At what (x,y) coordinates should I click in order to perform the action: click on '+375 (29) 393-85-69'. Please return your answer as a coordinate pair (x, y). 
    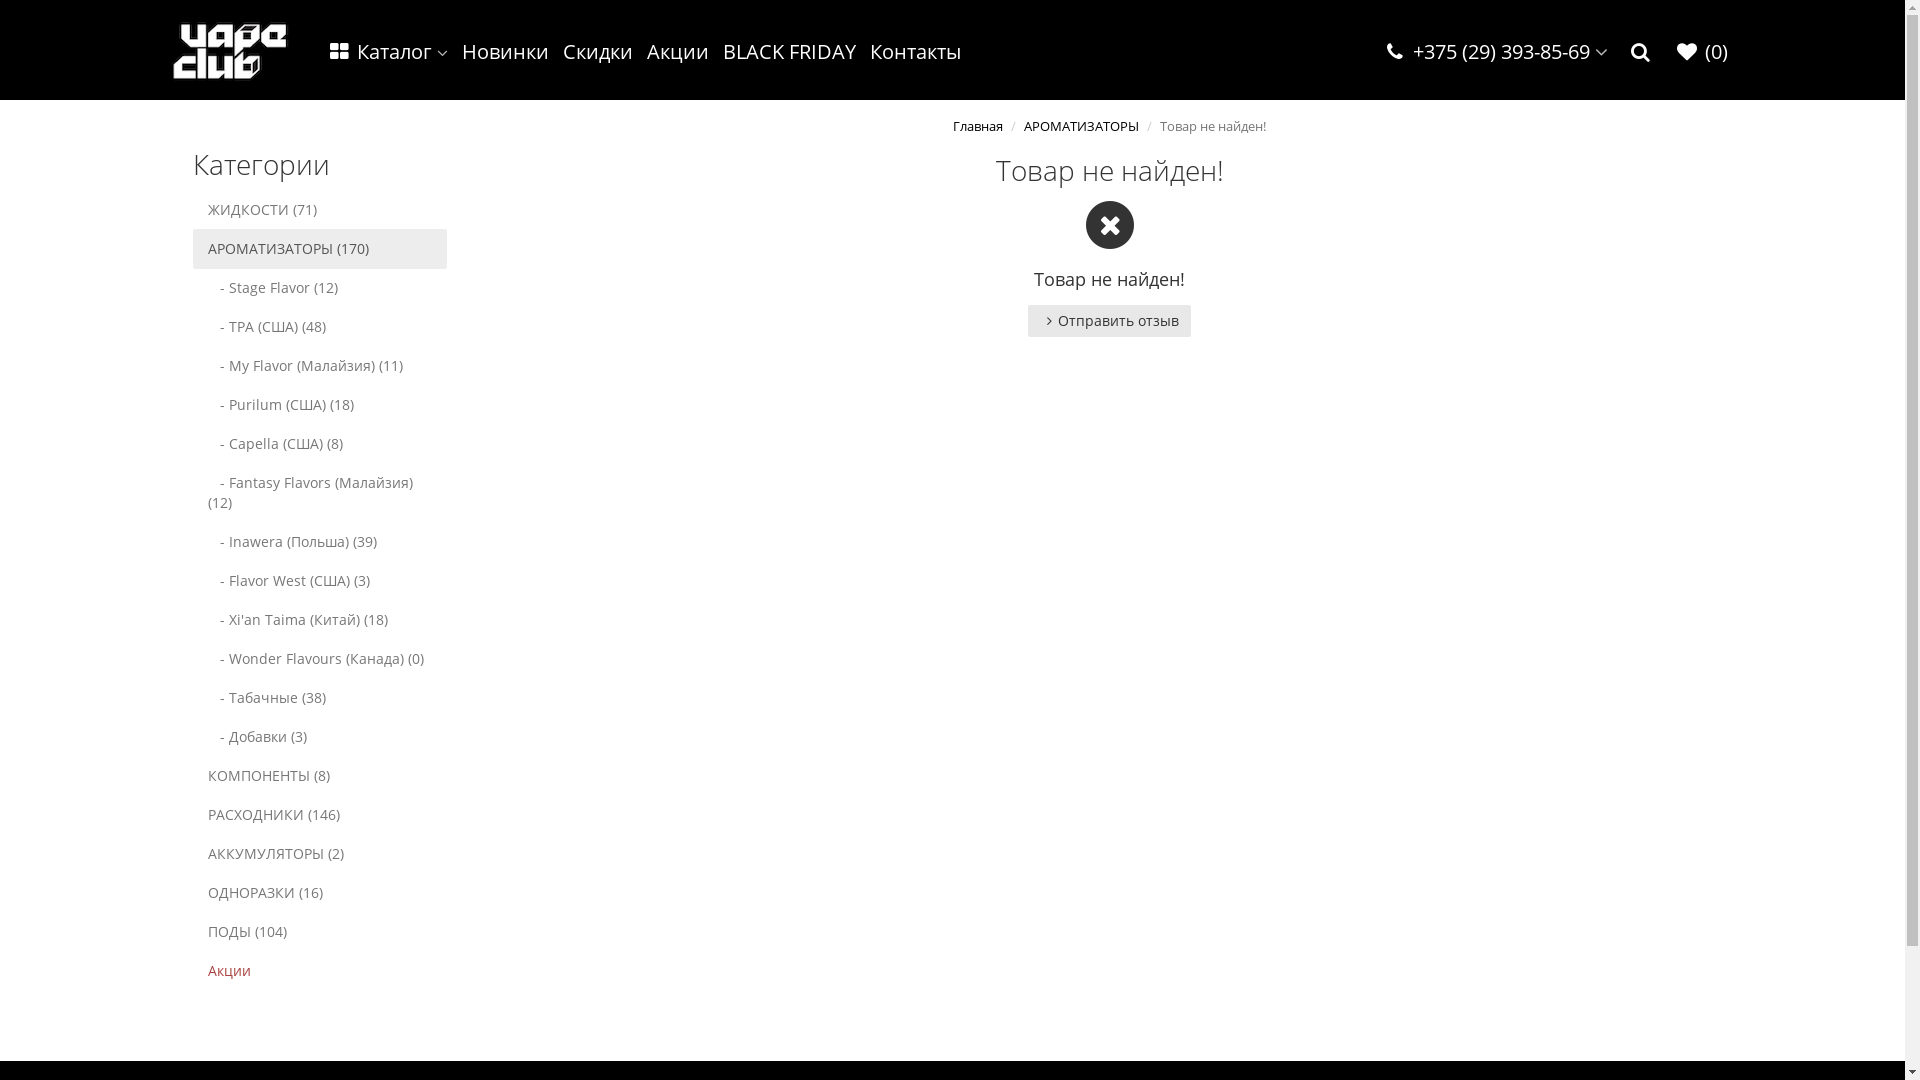
    Looking at the image, I should click on (1371, 51).